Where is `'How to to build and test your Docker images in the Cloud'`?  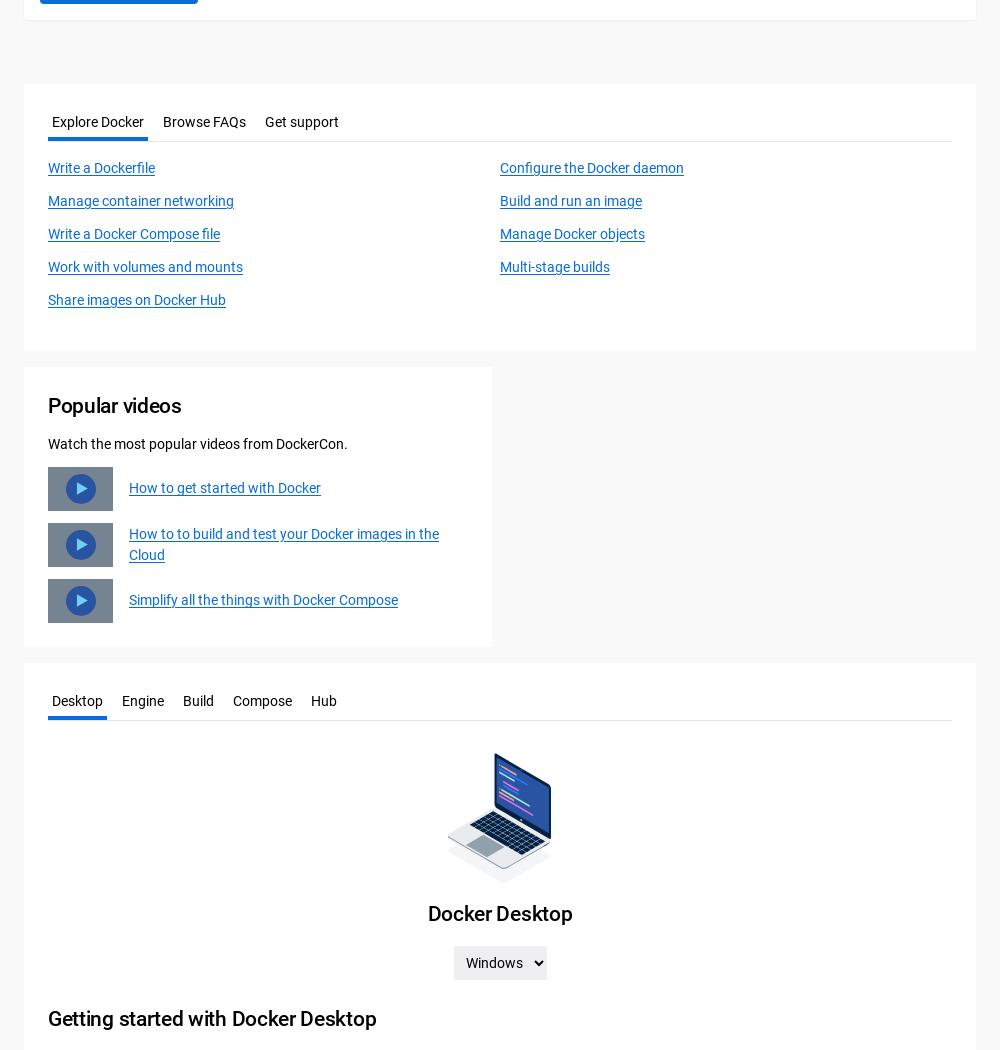
'How to to build and test your Docker images in the Cloud' is located at coordinates (284, 543).